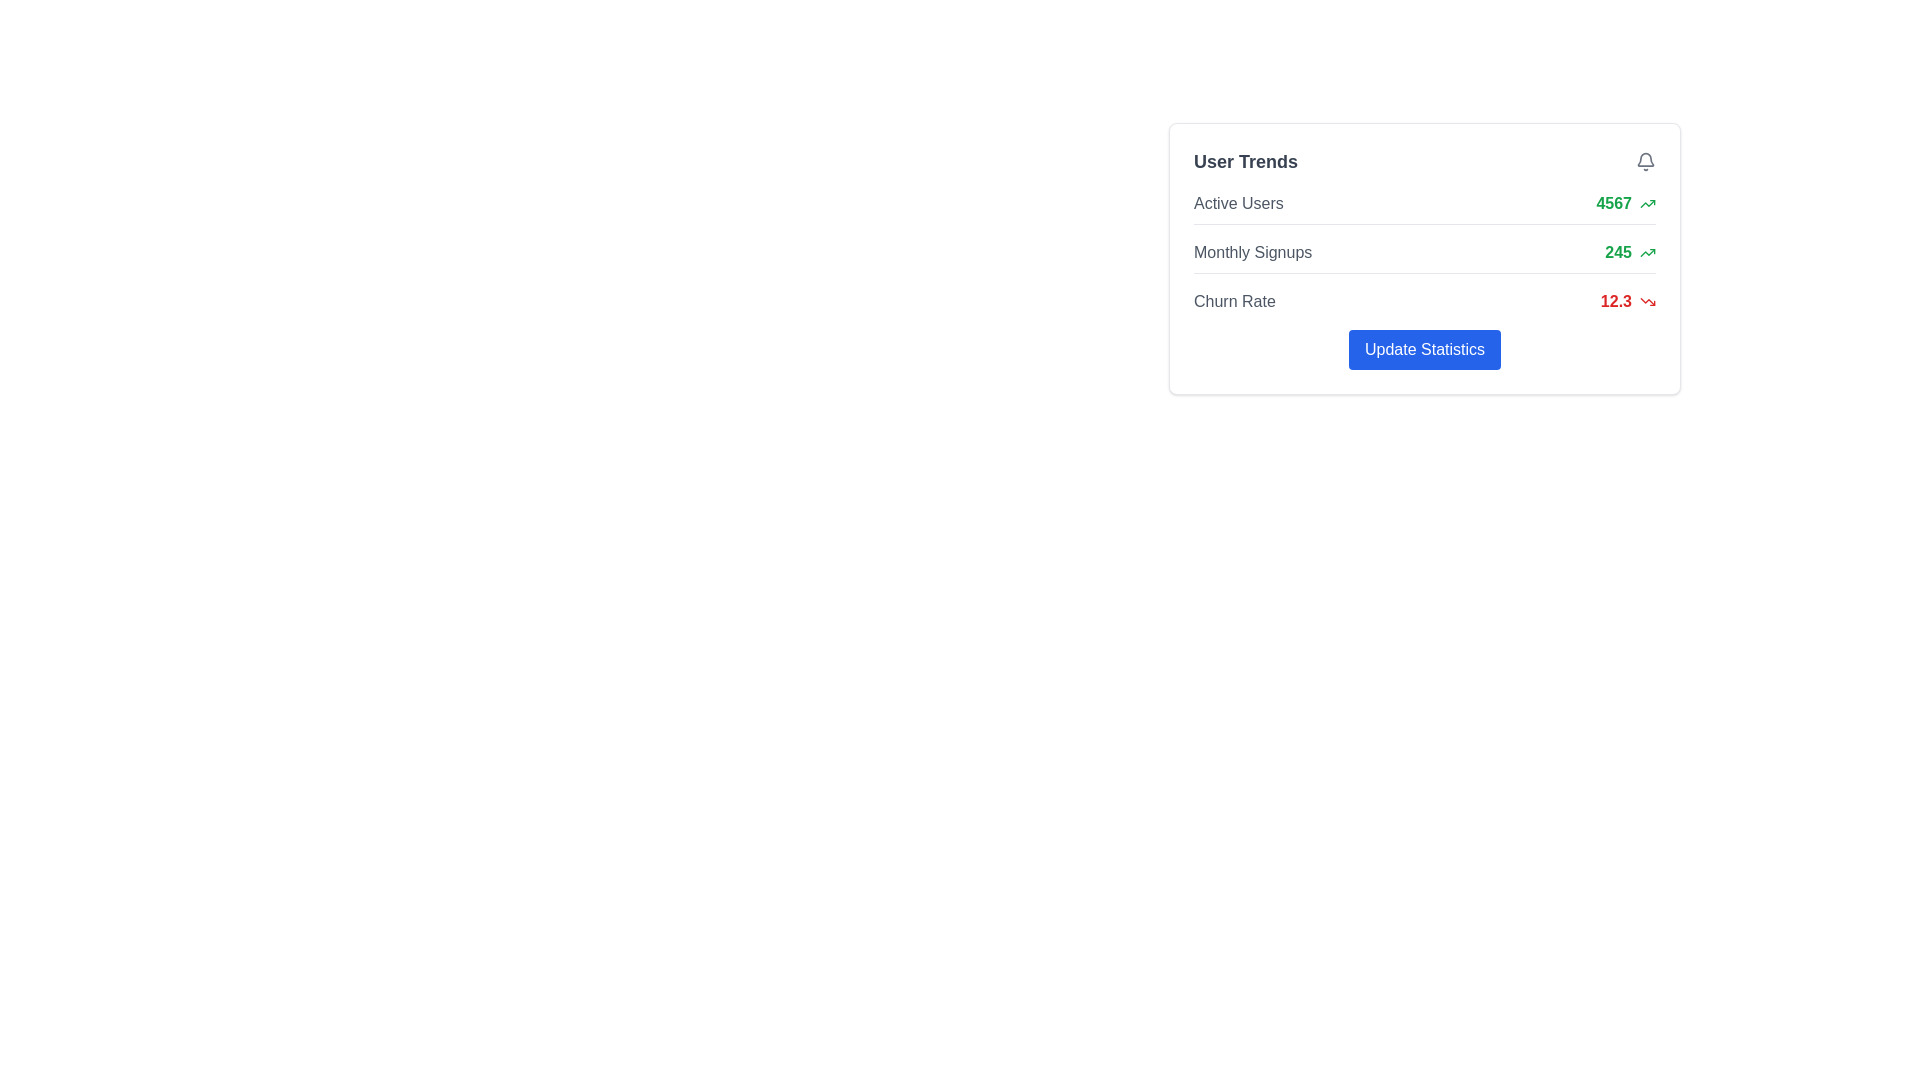 This screenshot has height=1080, width=1920. I want to click on label text located at the top of the 'User Trends' panel, which serves as a title for the associated metric displayed to its right, so click(1237, 204).